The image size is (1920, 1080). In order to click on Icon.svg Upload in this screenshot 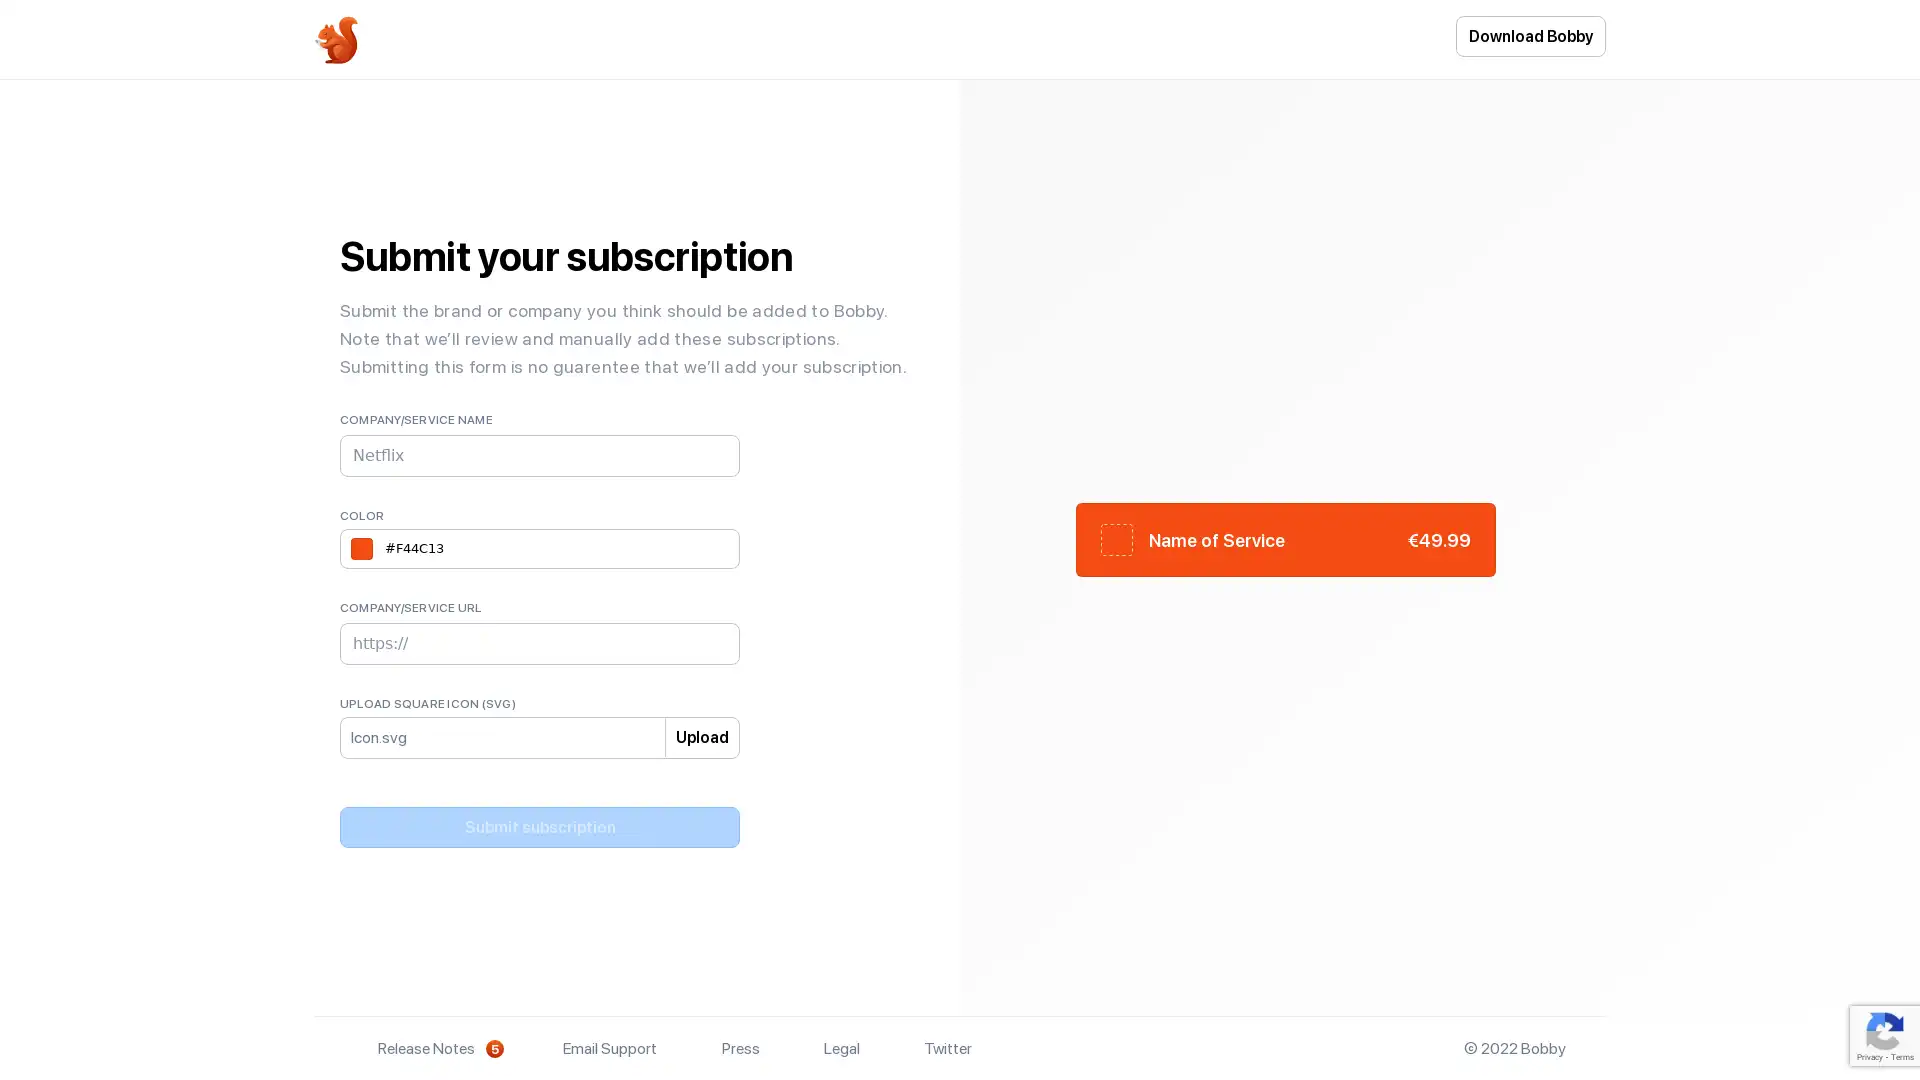, I will do `click(364, 737)`.